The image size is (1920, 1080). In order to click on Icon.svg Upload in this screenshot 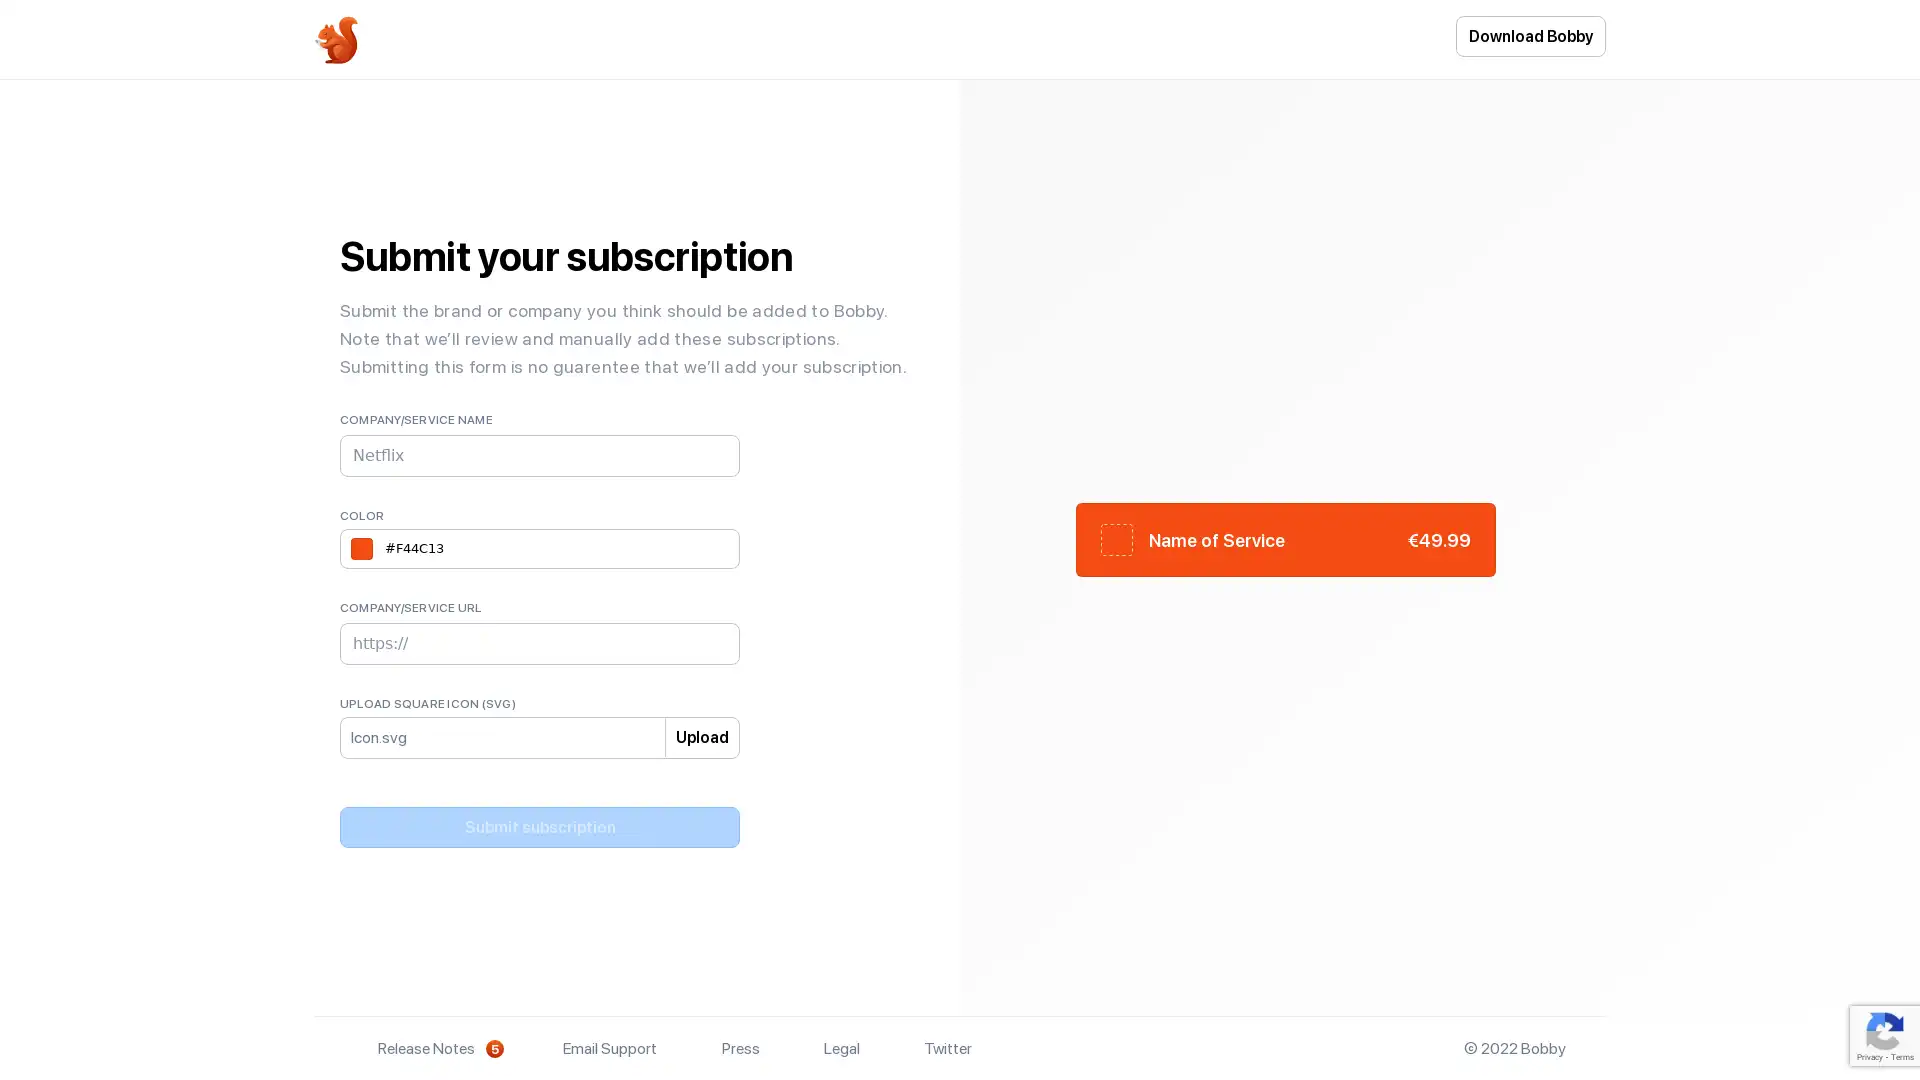, I will do `click(364, 737)`.